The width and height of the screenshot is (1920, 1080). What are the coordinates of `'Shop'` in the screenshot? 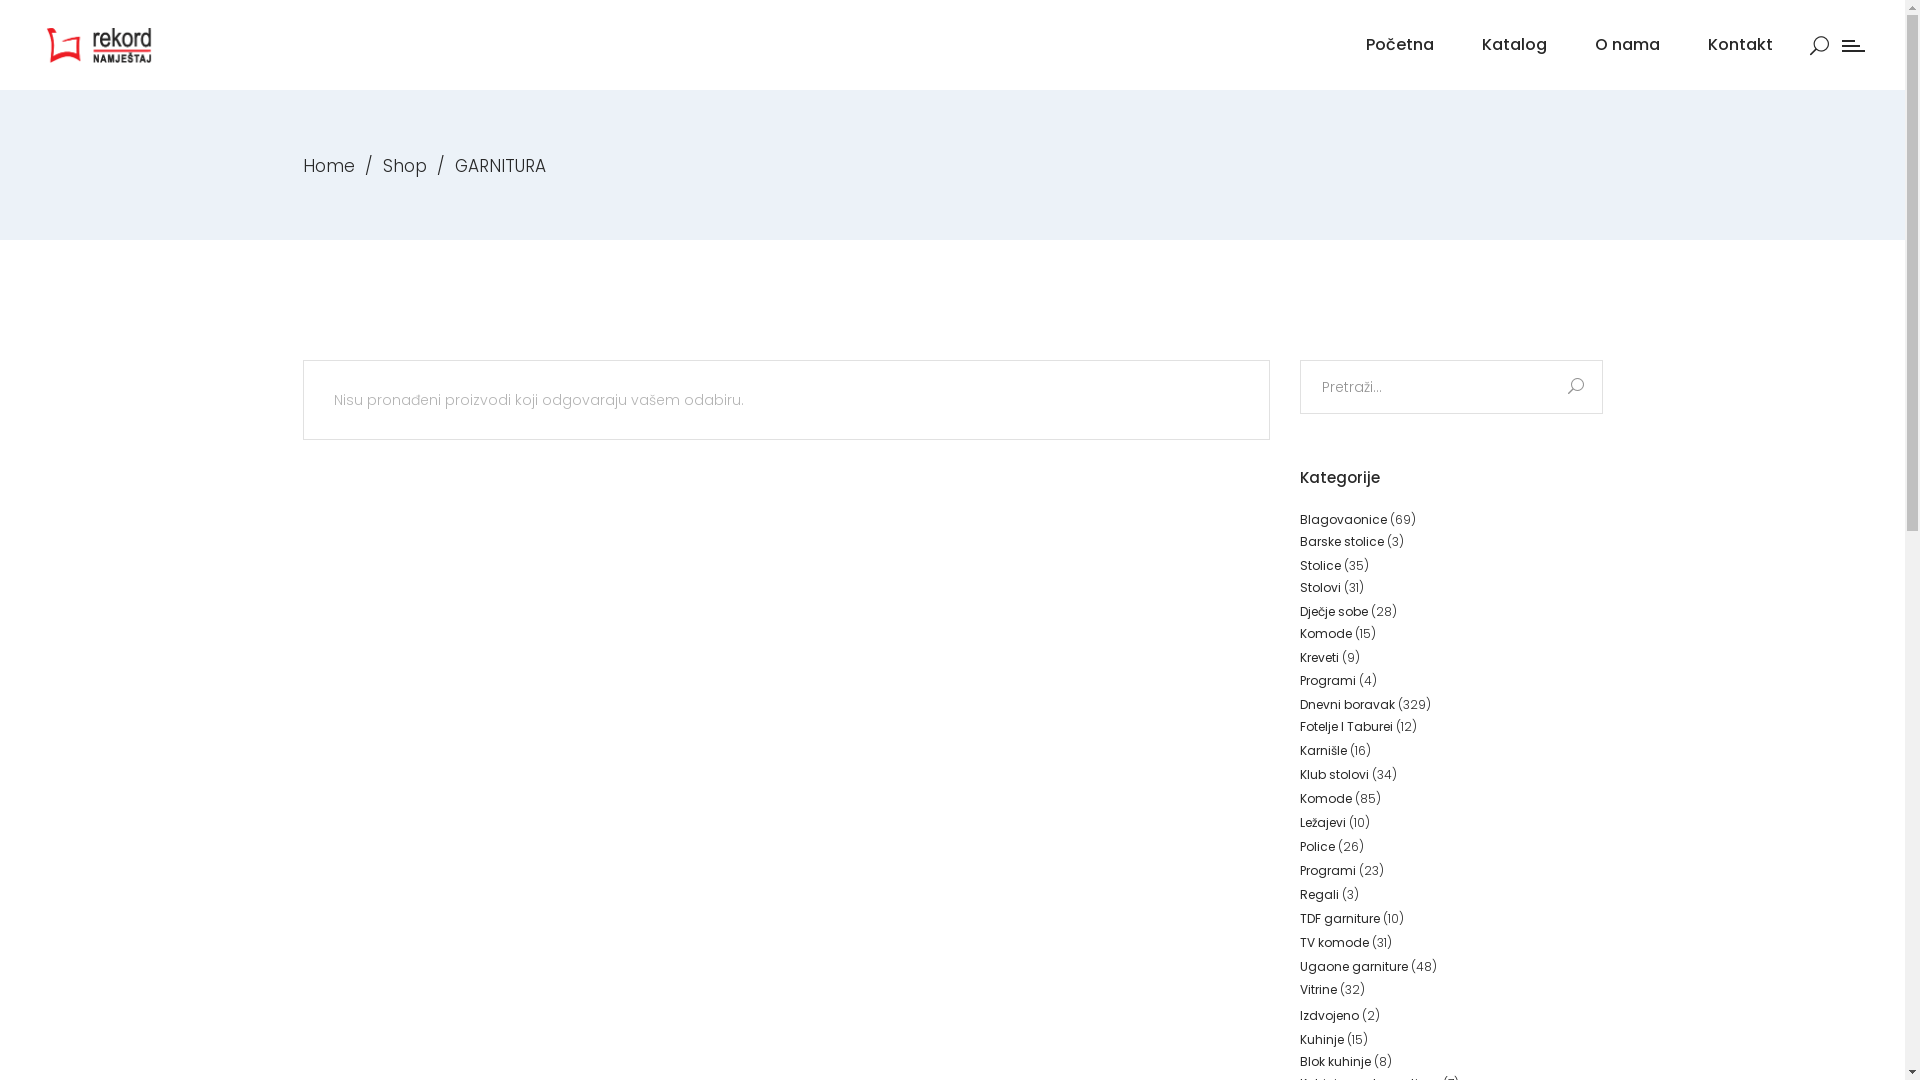 It's located at (382, 164).